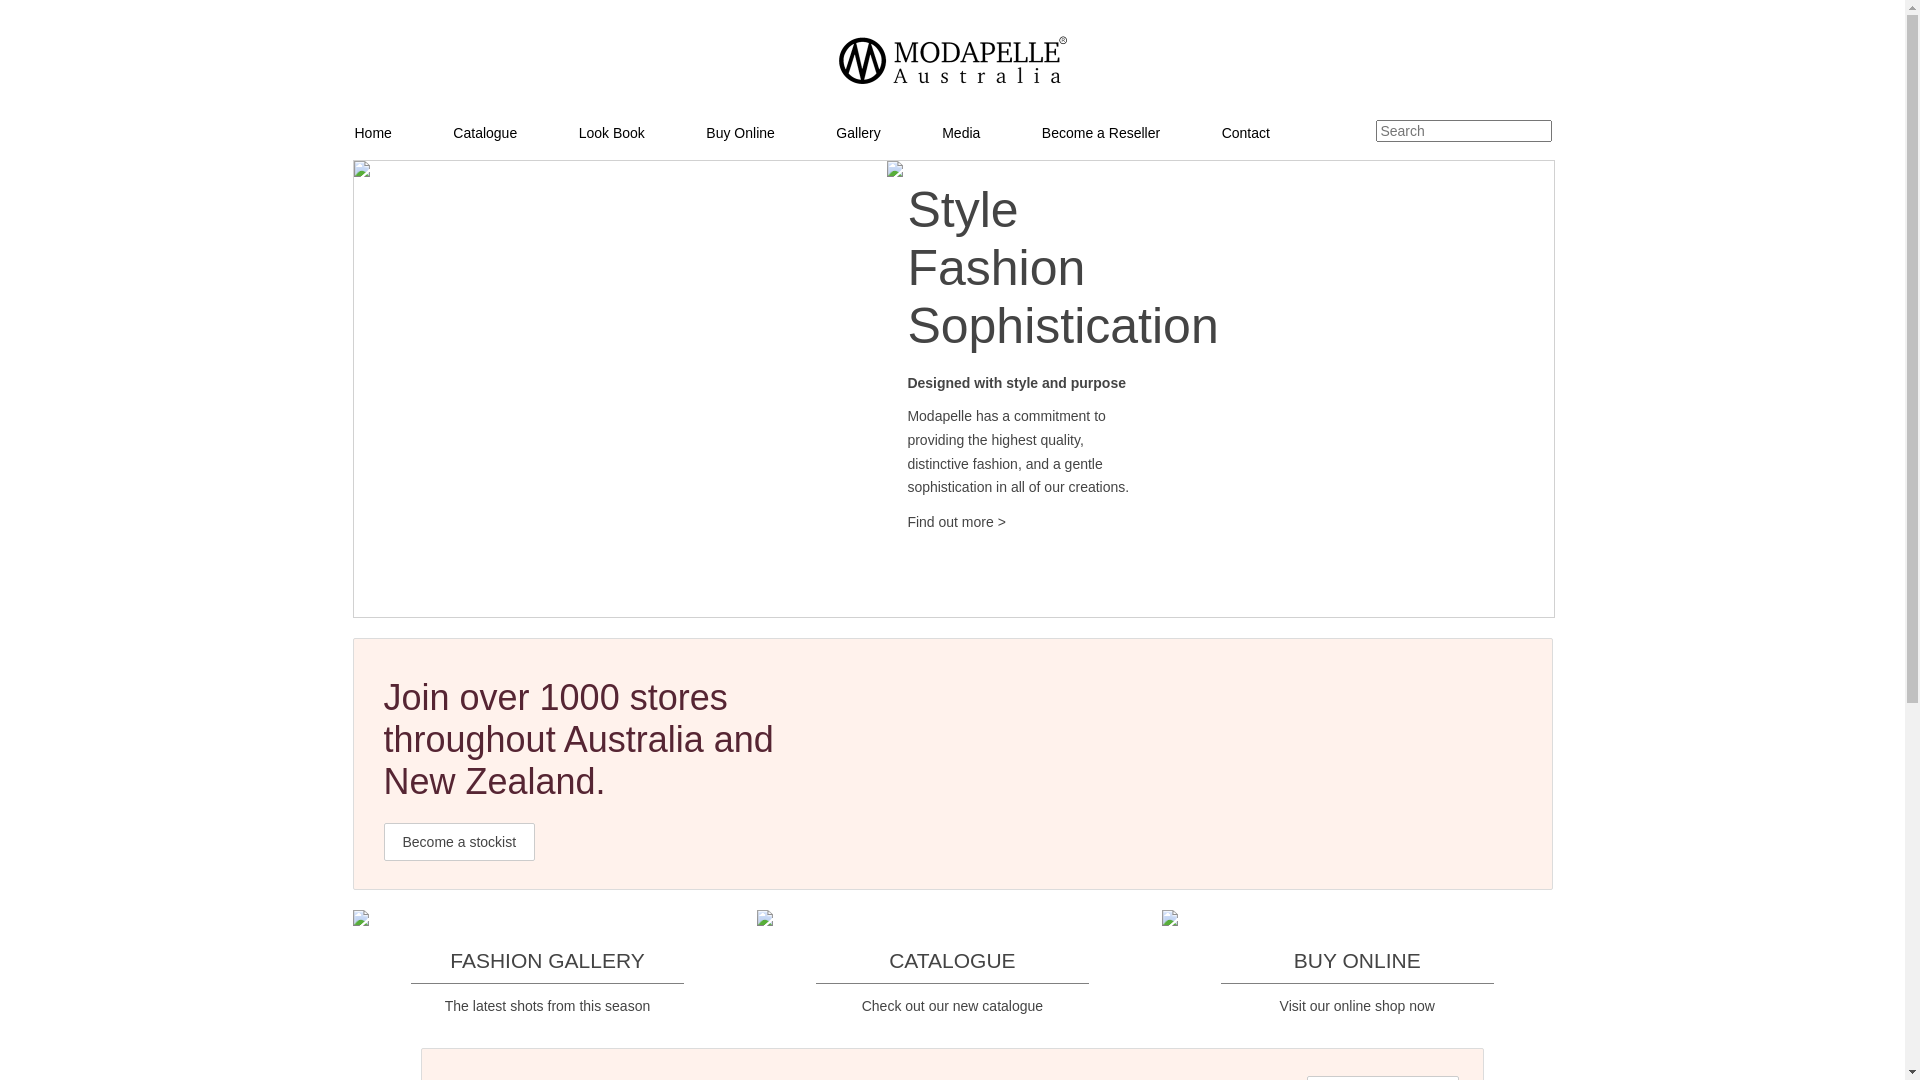 The height and width of the screenshot is (1080, 1920). What do you see at coordinates (514, 132) in the screenshot?
I see `'Catalogue'` at bounding box center [514, 132].